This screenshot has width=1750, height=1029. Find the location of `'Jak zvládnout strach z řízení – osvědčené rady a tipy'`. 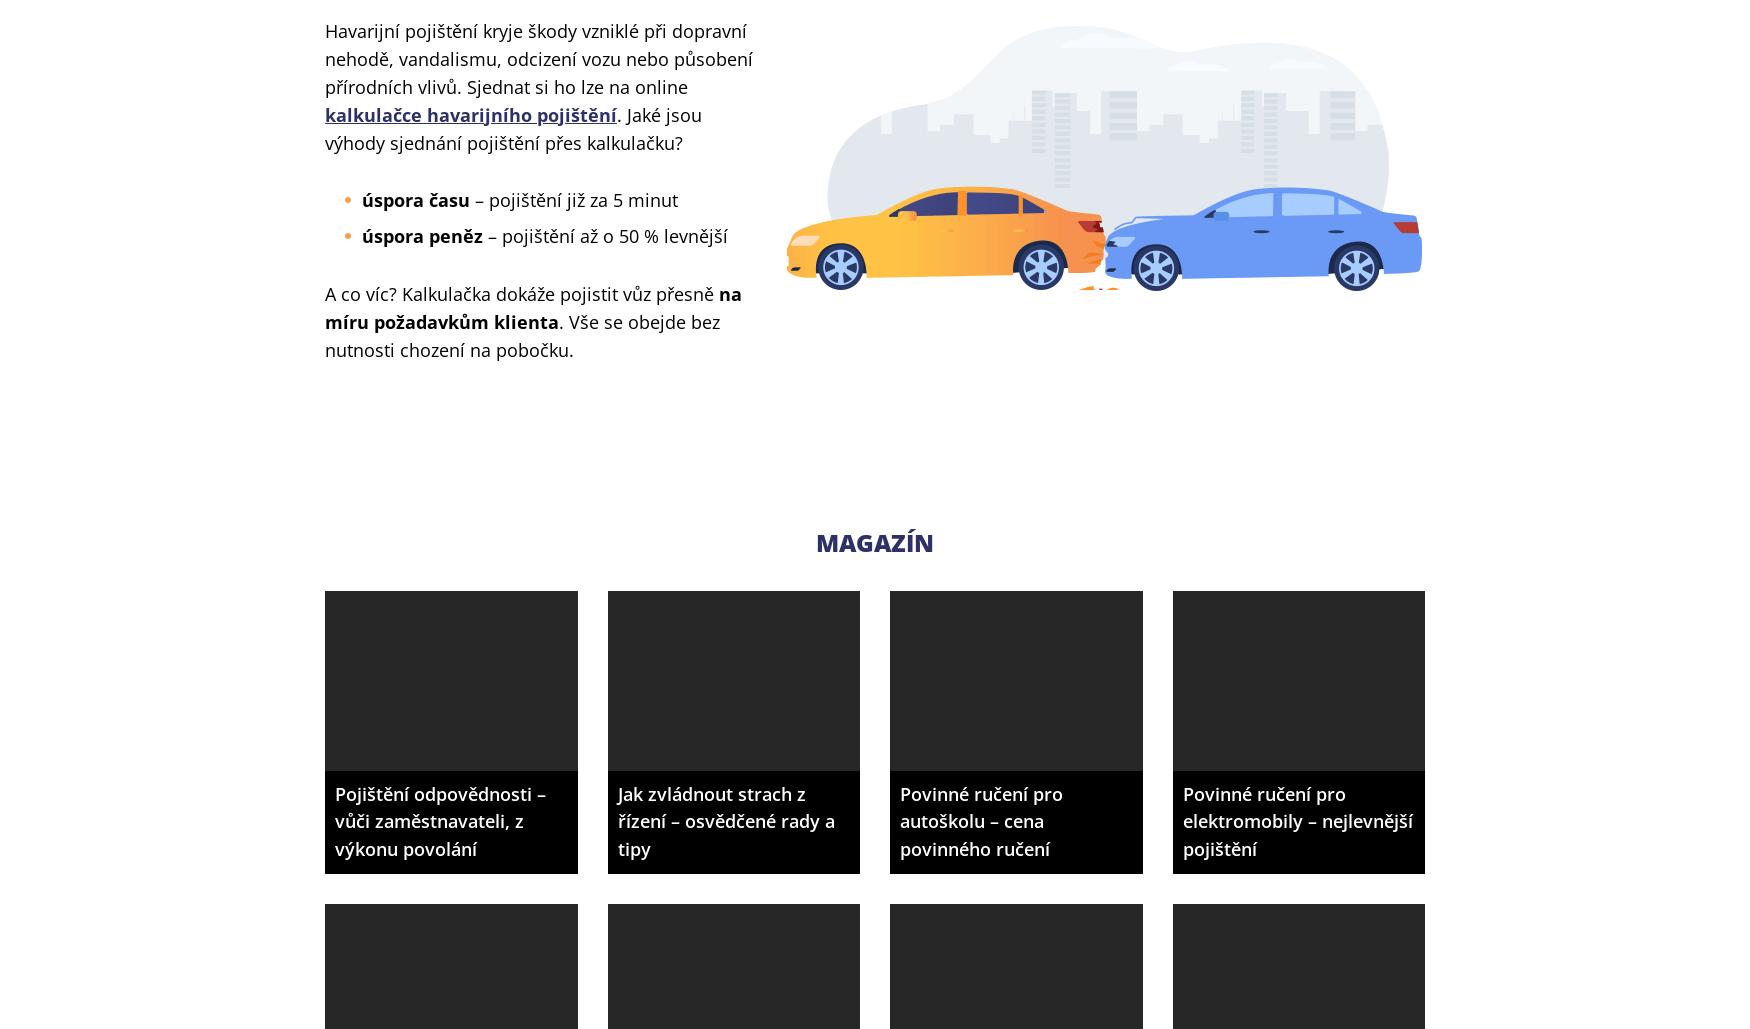

'Jak zvládnout strach z řízení – osvědčené rady a tipy' is located at coordinates (725, 820).